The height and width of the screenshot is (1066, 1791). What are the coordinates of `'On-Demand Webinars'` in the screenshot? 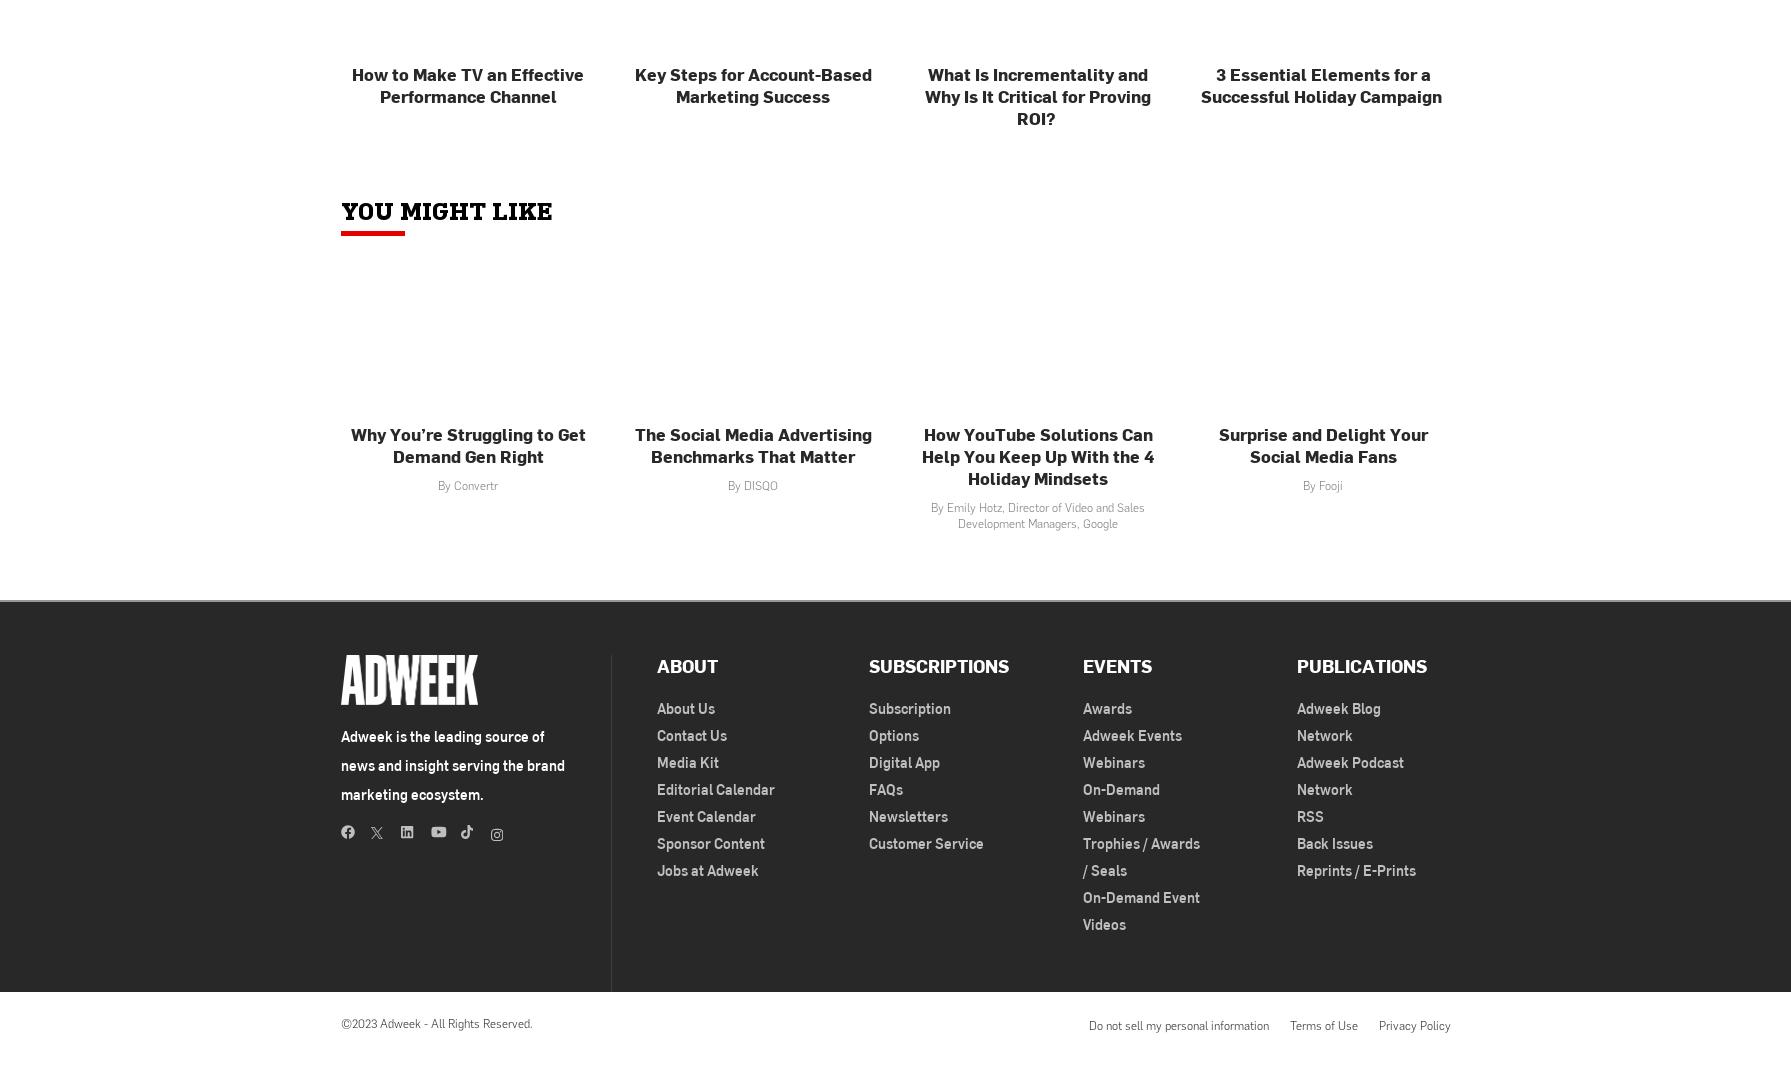 It's located at (1120, 801).